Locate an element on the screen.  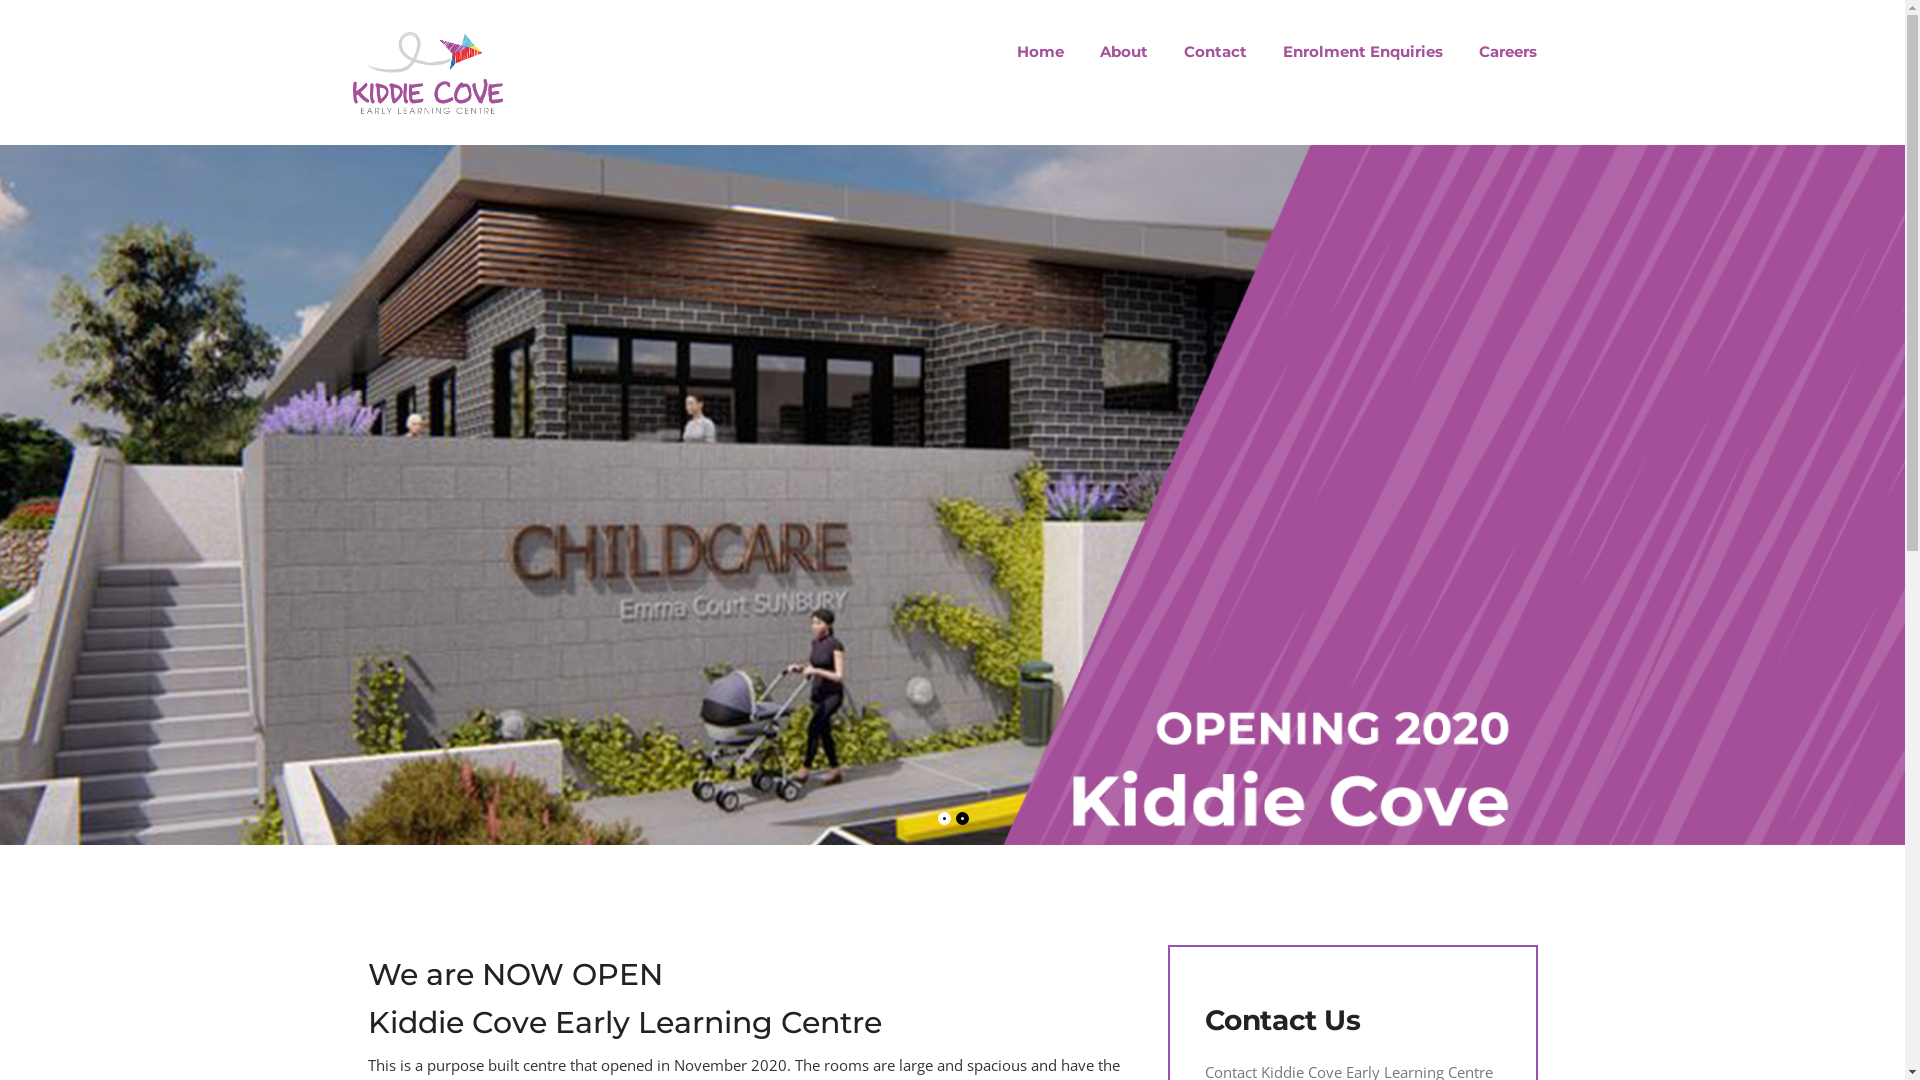
'About' is located at coordinates (1123, 50).